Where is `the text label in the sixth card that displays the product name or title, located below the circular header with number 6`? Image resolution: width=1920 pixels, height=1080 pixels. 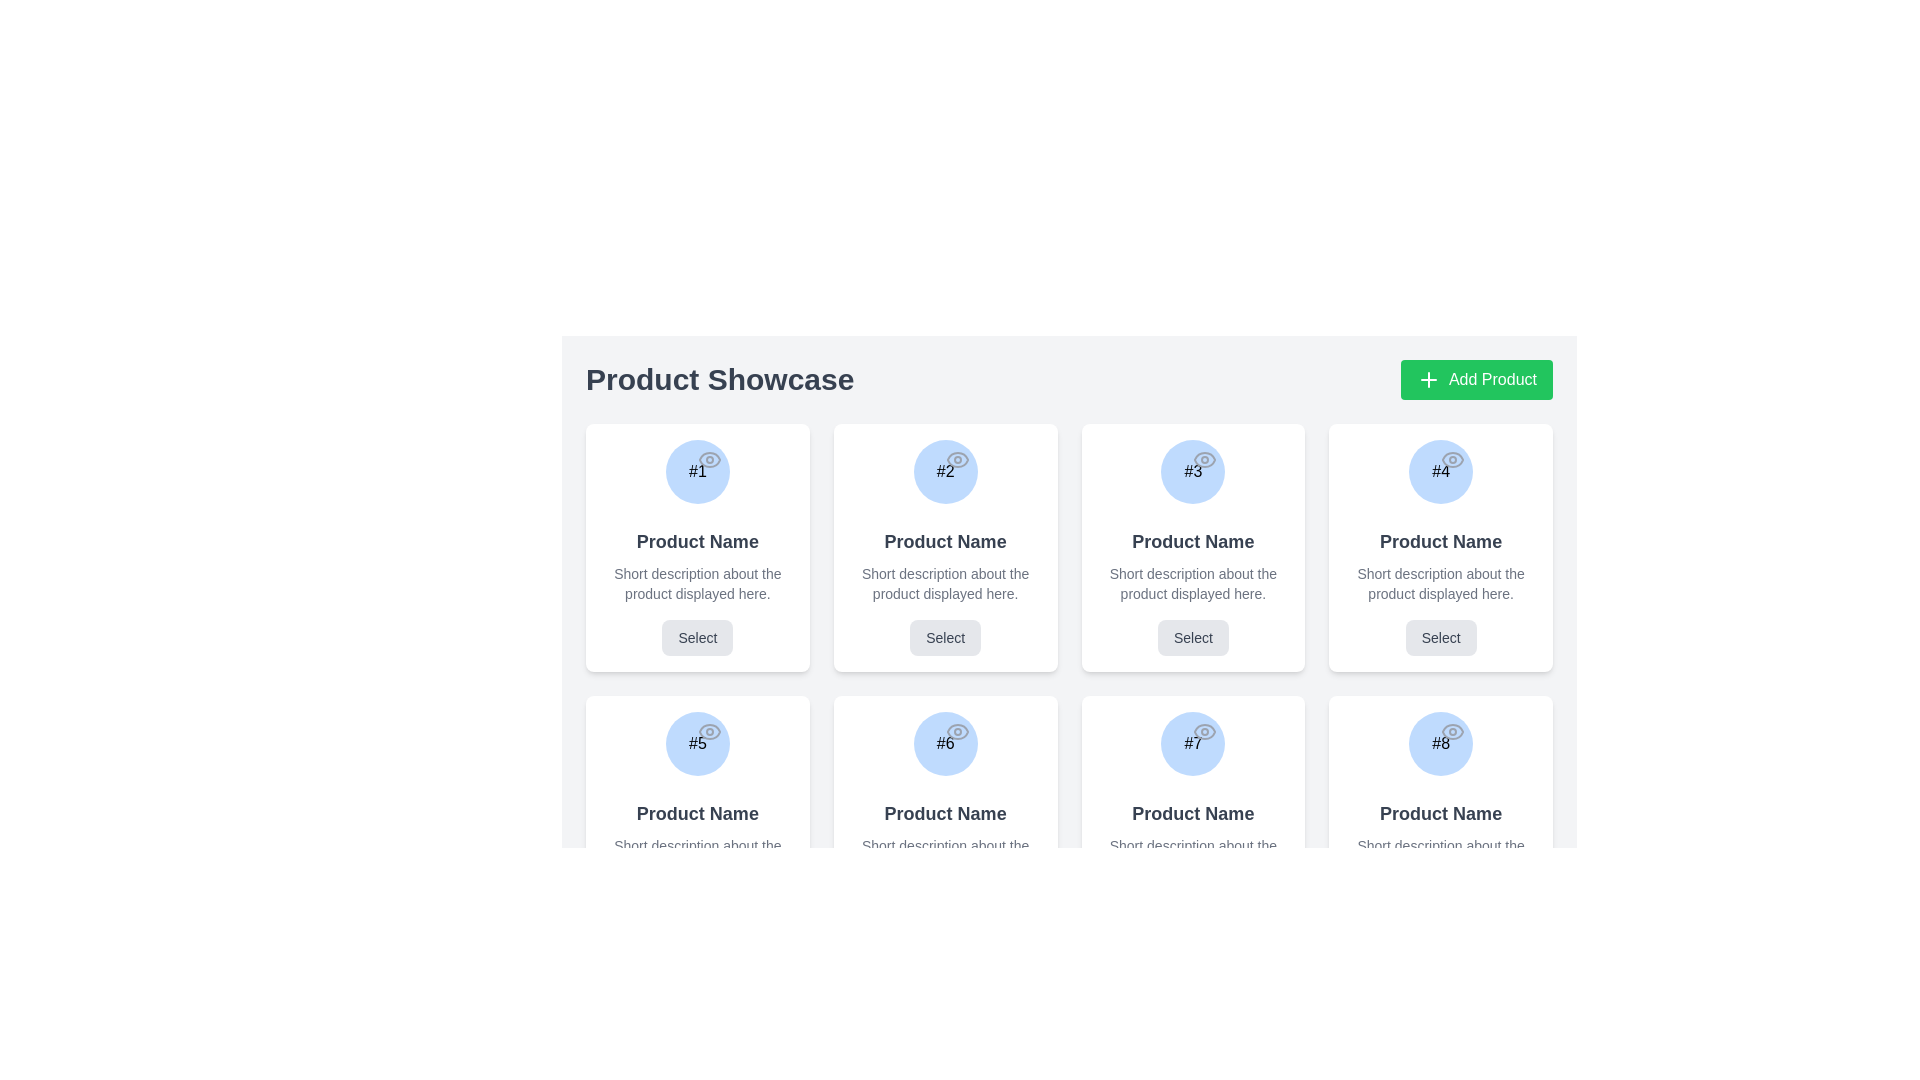
the text label in the sixth card that displays the product name or title, located below the circular header with number 6 is located at coordinates (944, 813).